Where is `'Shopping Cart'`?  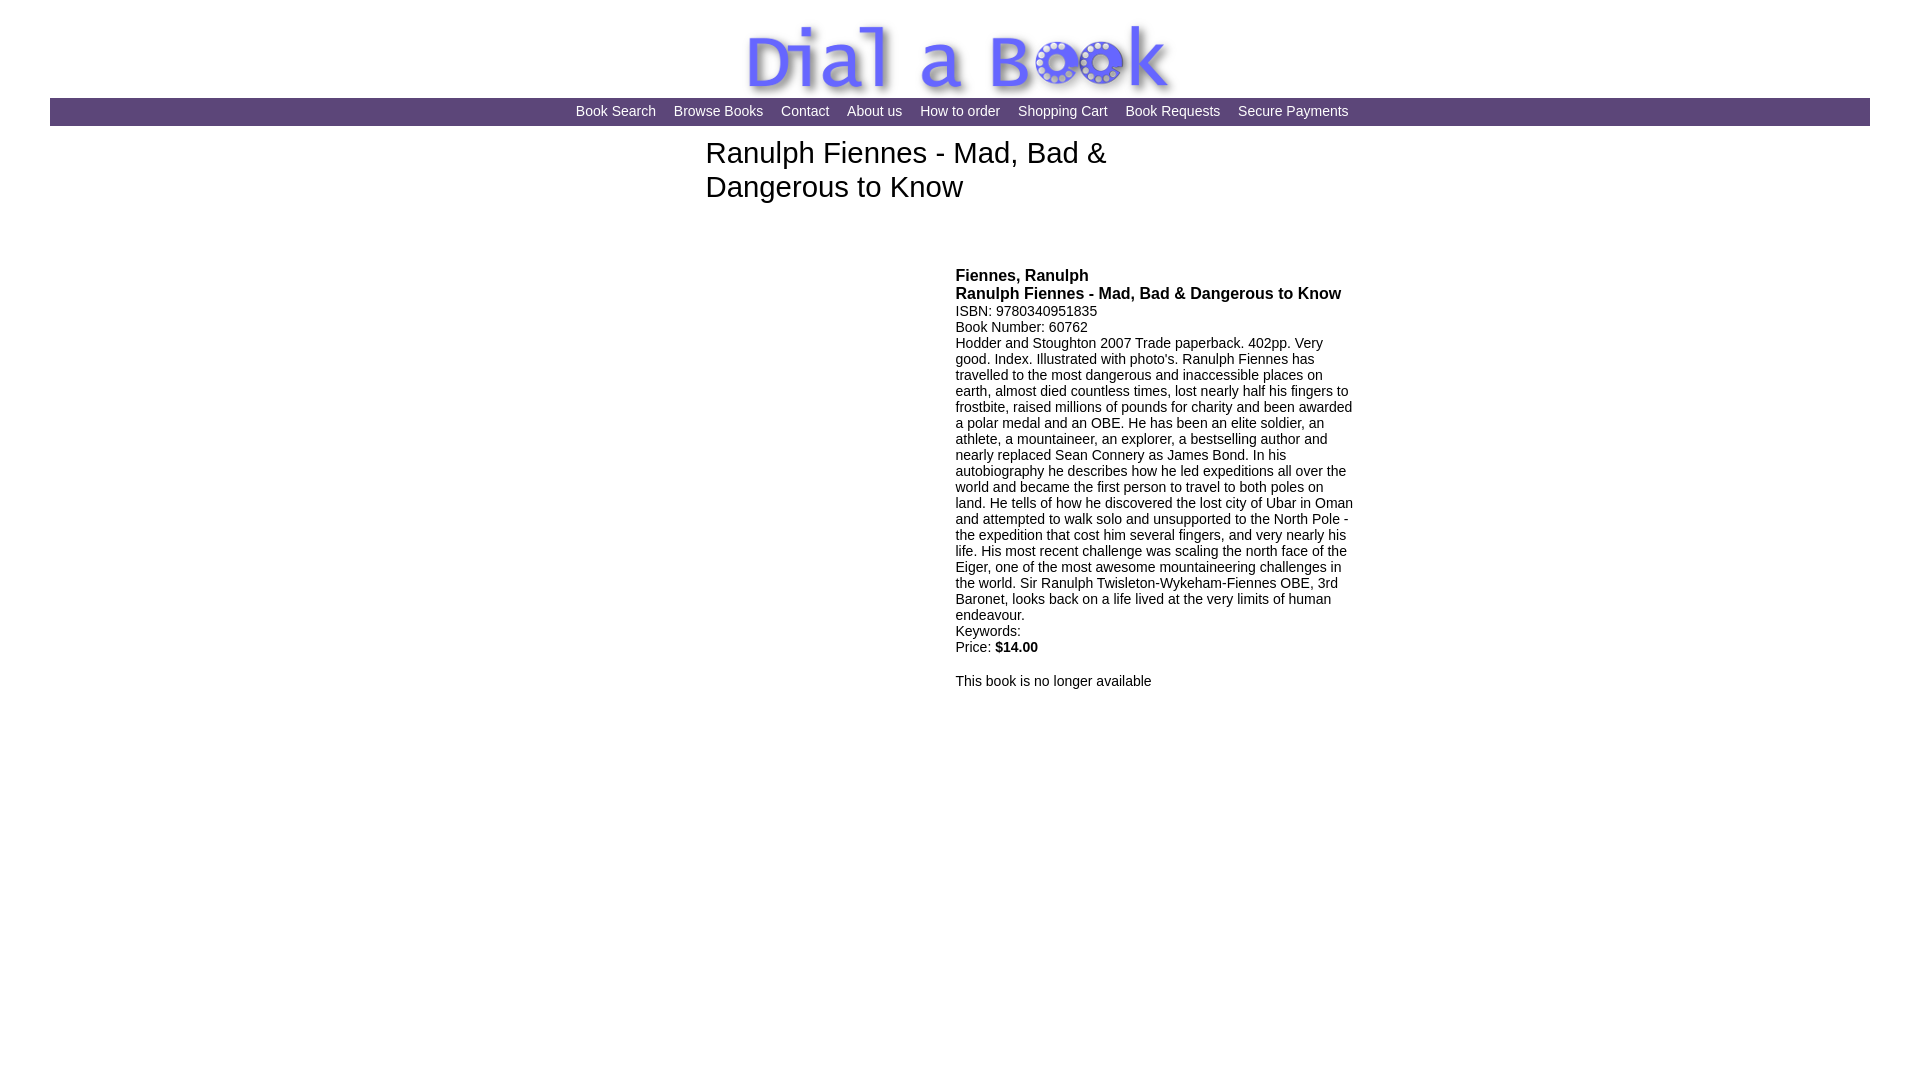 'Shopping Cart' is located at coordinates (1061, 111).